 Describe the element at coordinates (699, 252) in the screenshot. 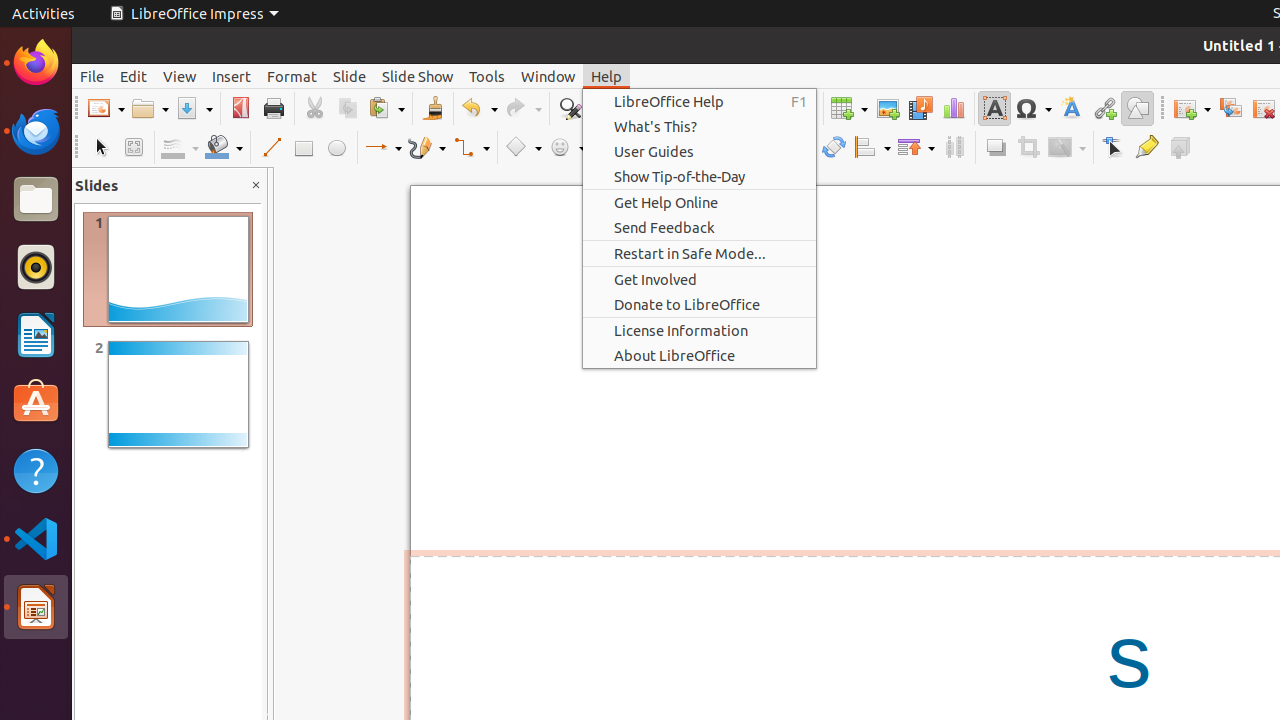

I see `'Restart in Safe Mode...'` at that location.